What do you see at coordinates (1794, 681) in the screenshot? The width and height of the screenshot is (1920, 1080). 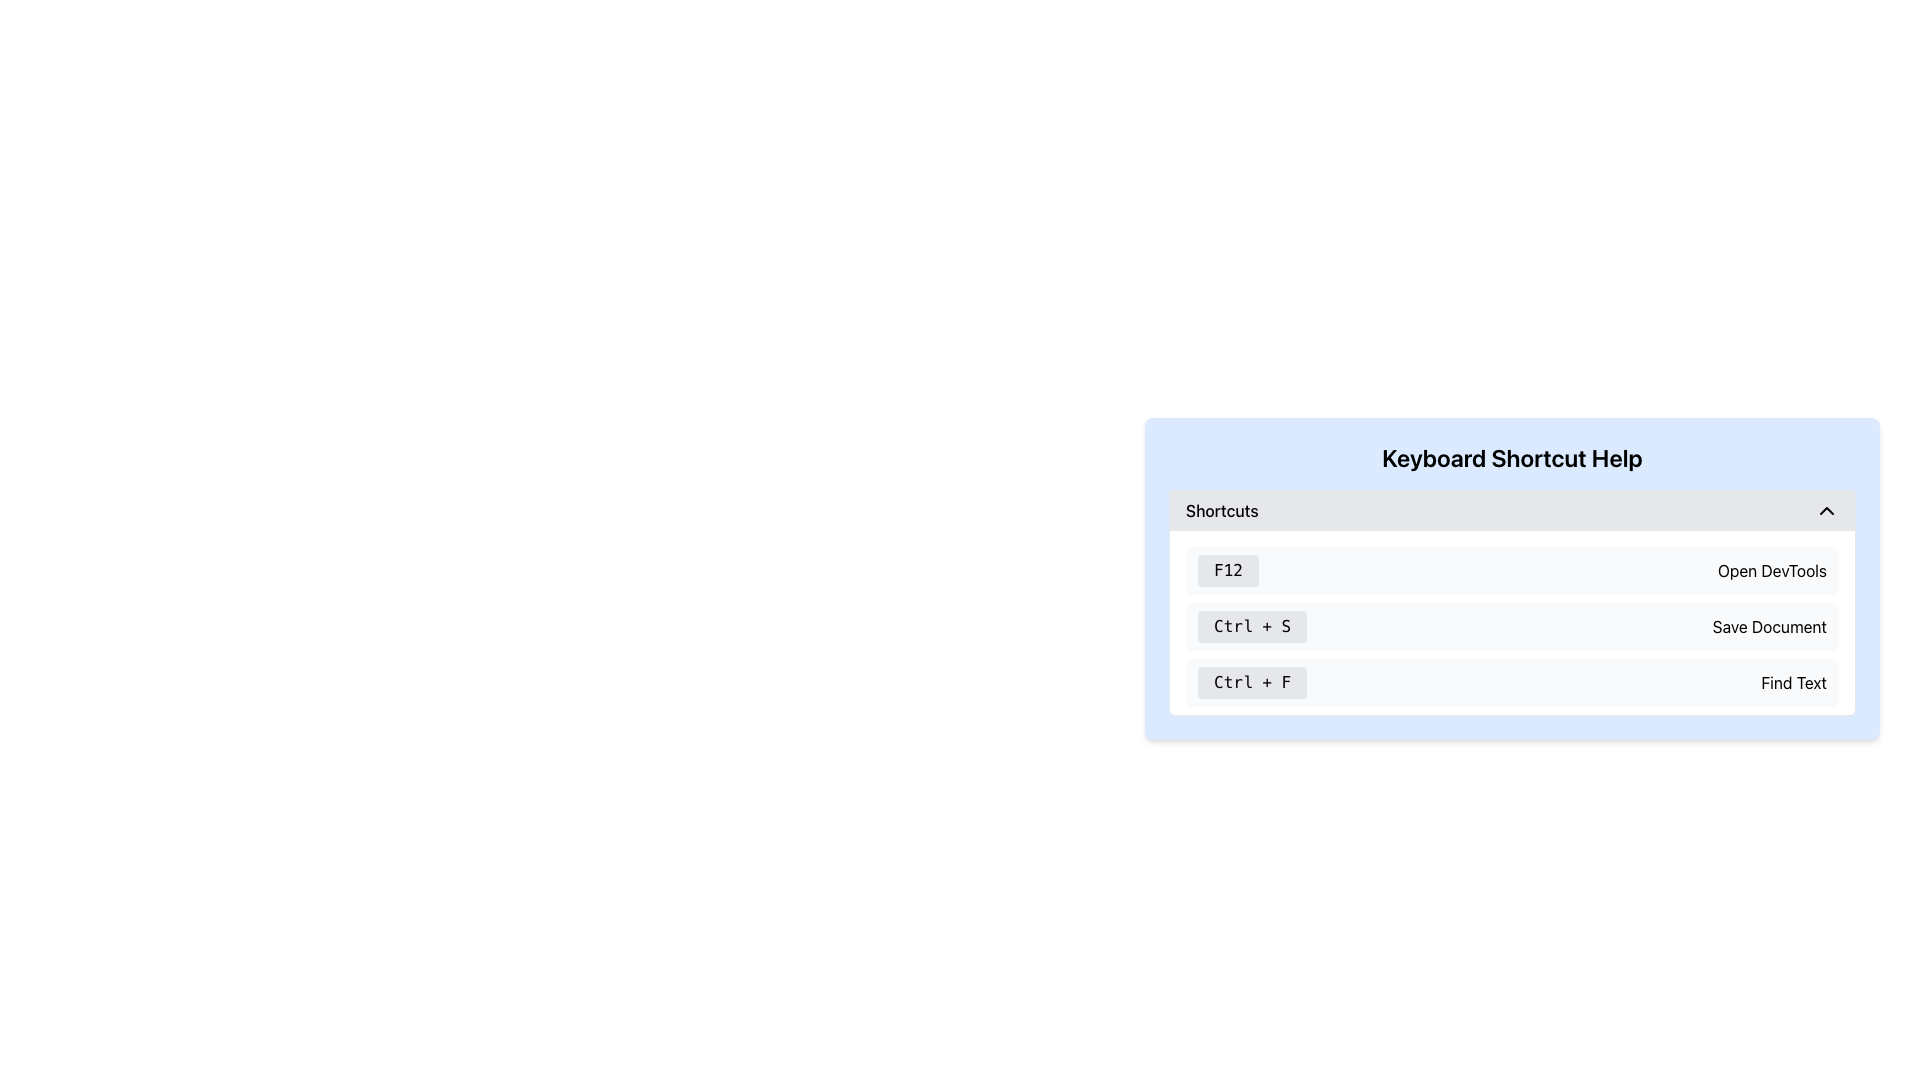 I see `the right-aligned text label in the 'Keyboard Shortcut Help' section that describes the 'Ctrl + F' shortcut functionality` at bounding box center [1794, 681].